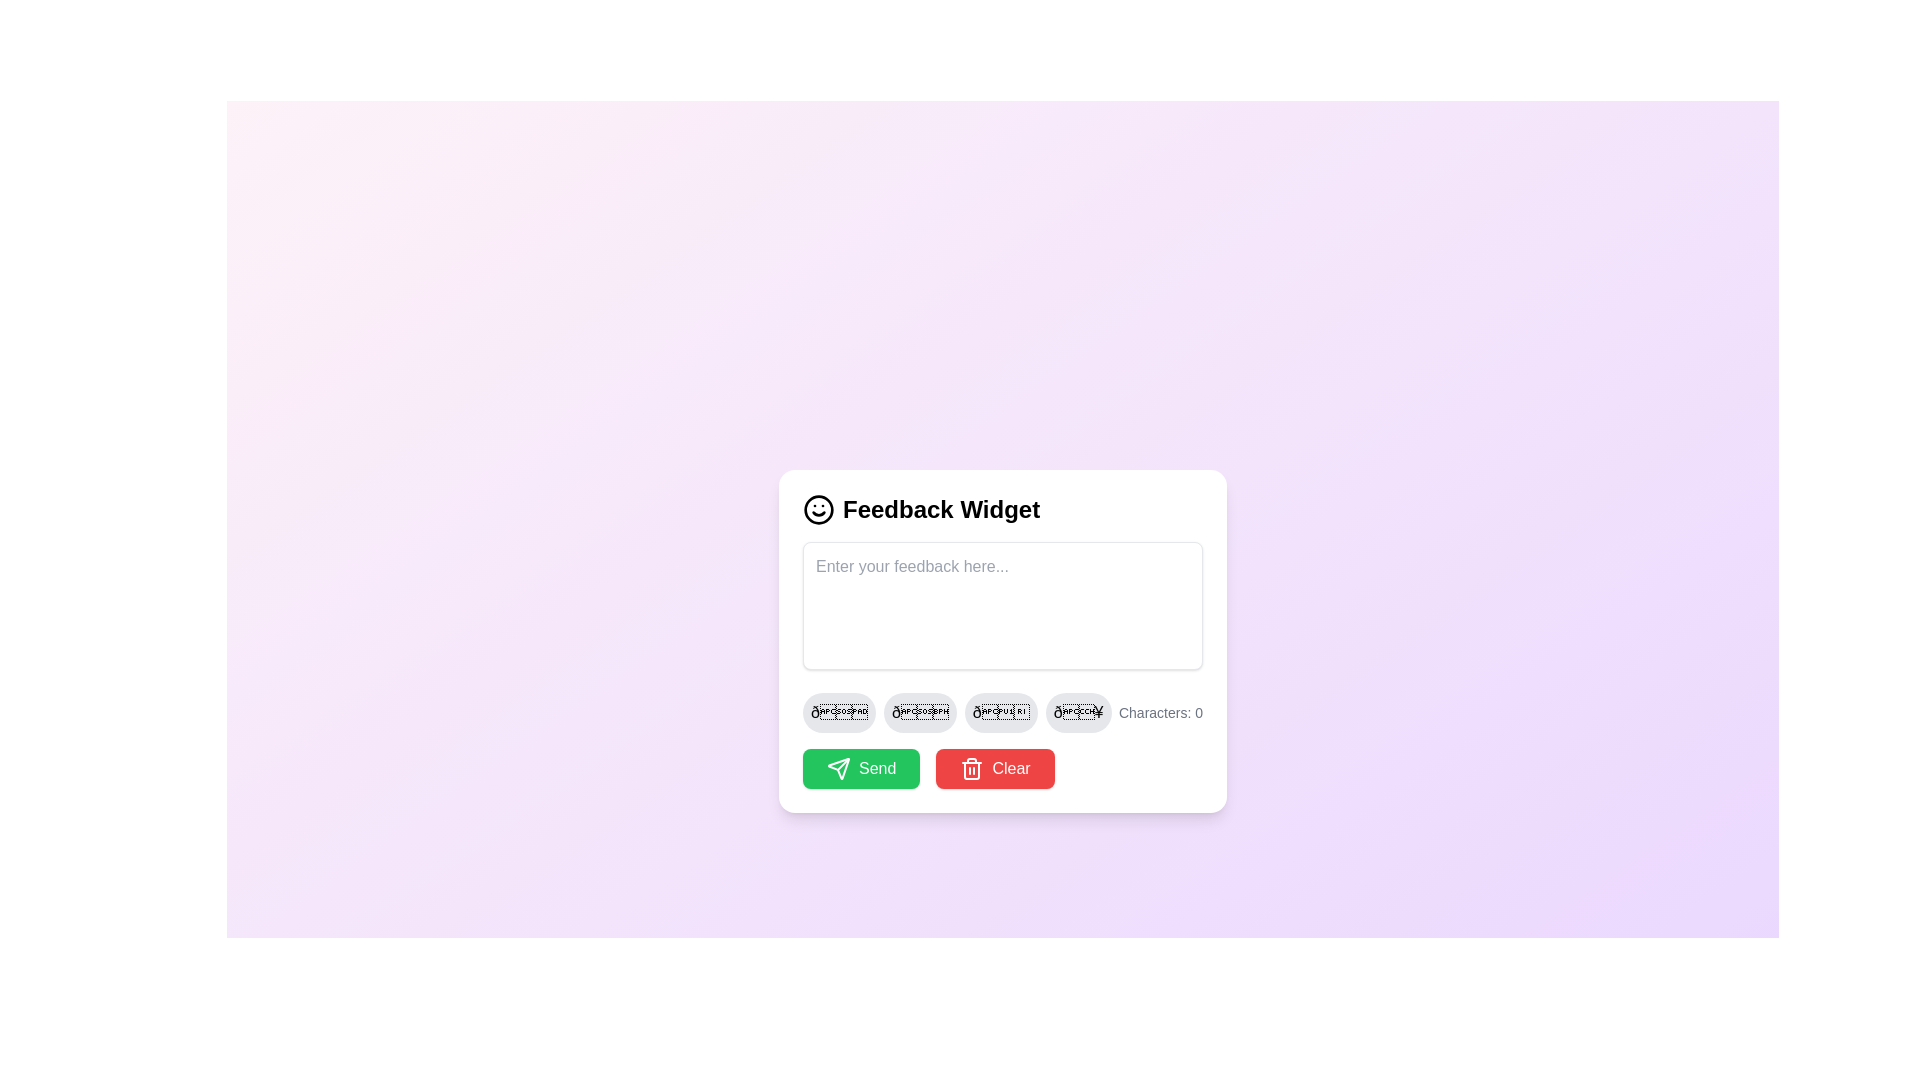  I want to click on one of the emoji buttons in the button group located below the main text input area, which has a rounded gray background and is horizontally aligned, so click(956, 711).